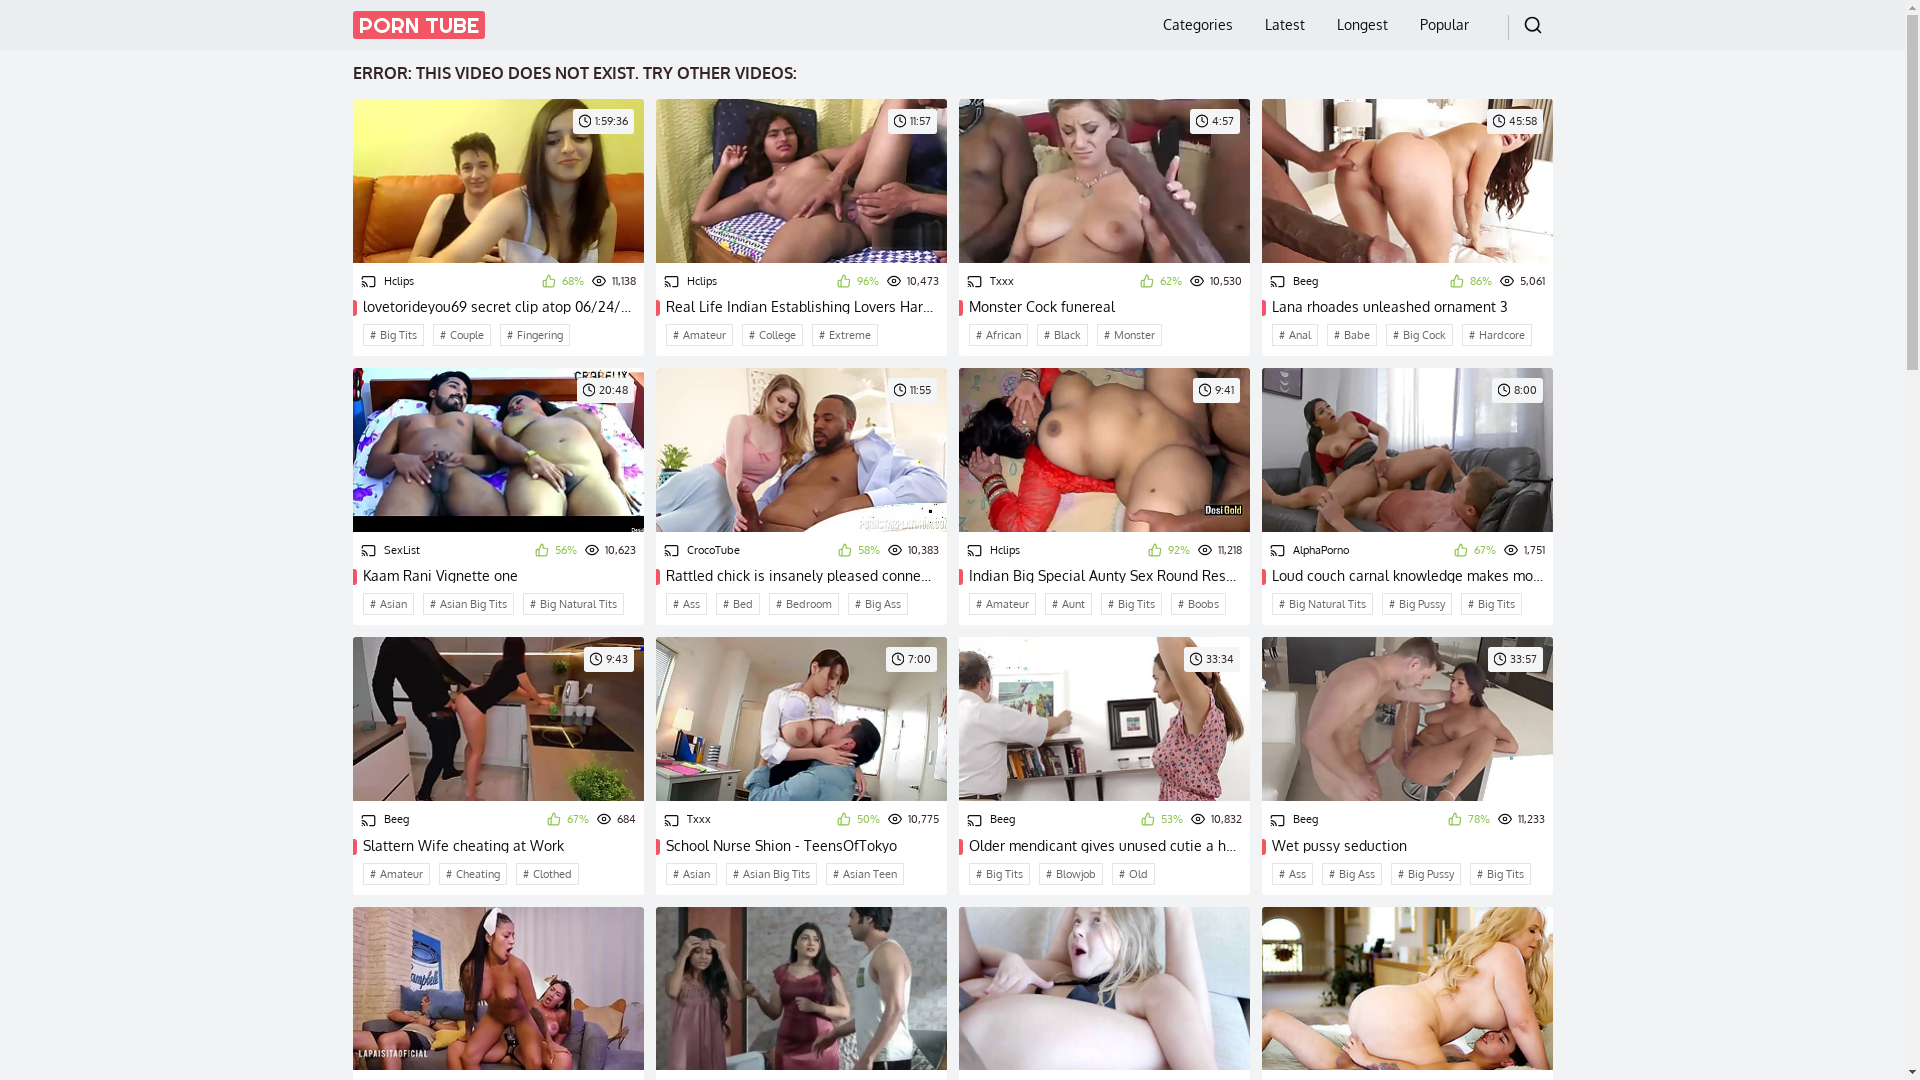 The image size is (1920, 1080). What do you see at coordinates (392, 334) in the screenshot?
I see `'Big Tits'` at bounding box center [392, 334].